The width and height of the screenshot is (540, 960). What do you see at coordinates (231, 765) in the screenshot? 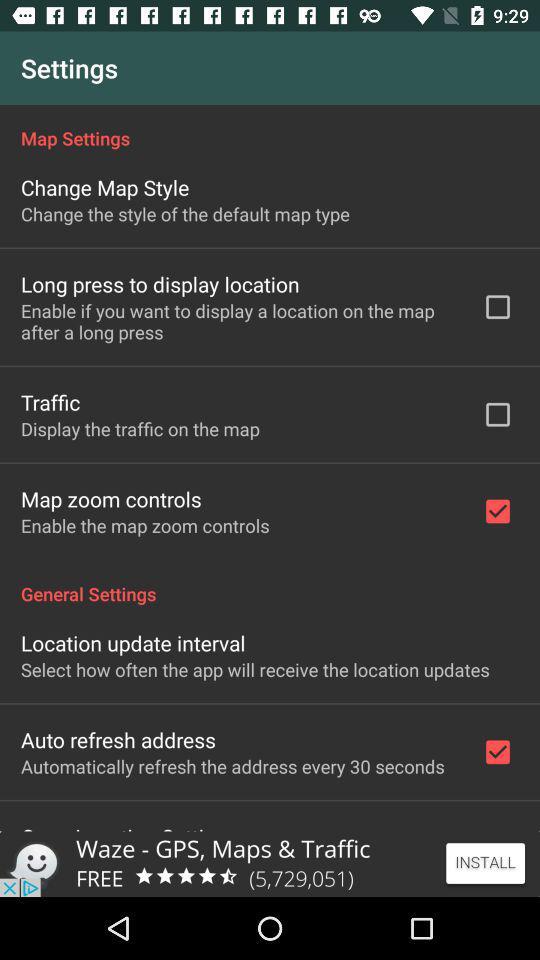
I see `the automatically refresh the app` at bounding box center [231, 765].